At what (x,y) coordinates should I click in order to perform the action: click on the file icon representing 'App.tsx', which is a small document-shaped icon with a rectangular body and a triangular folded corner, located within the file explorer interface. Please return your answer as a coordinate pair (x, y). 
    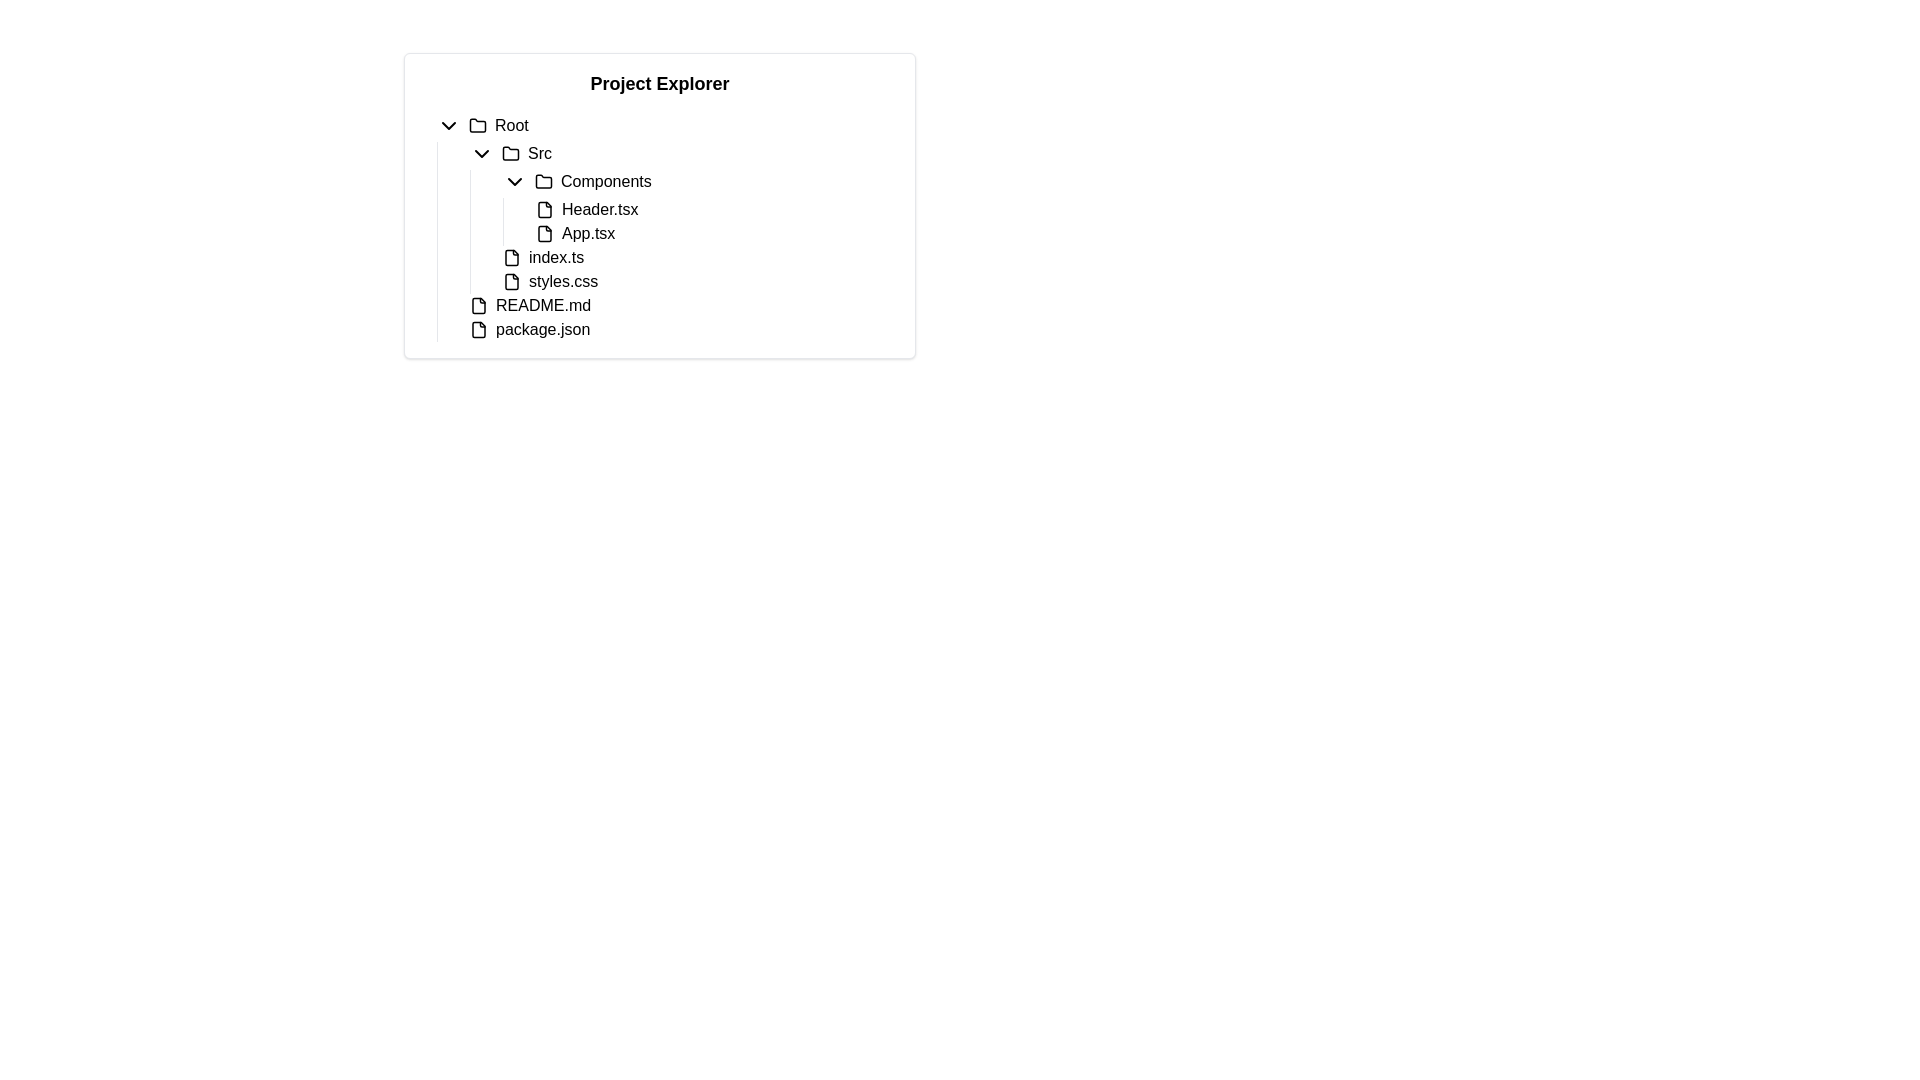
    Looking at the image, I should click on (545, 233).